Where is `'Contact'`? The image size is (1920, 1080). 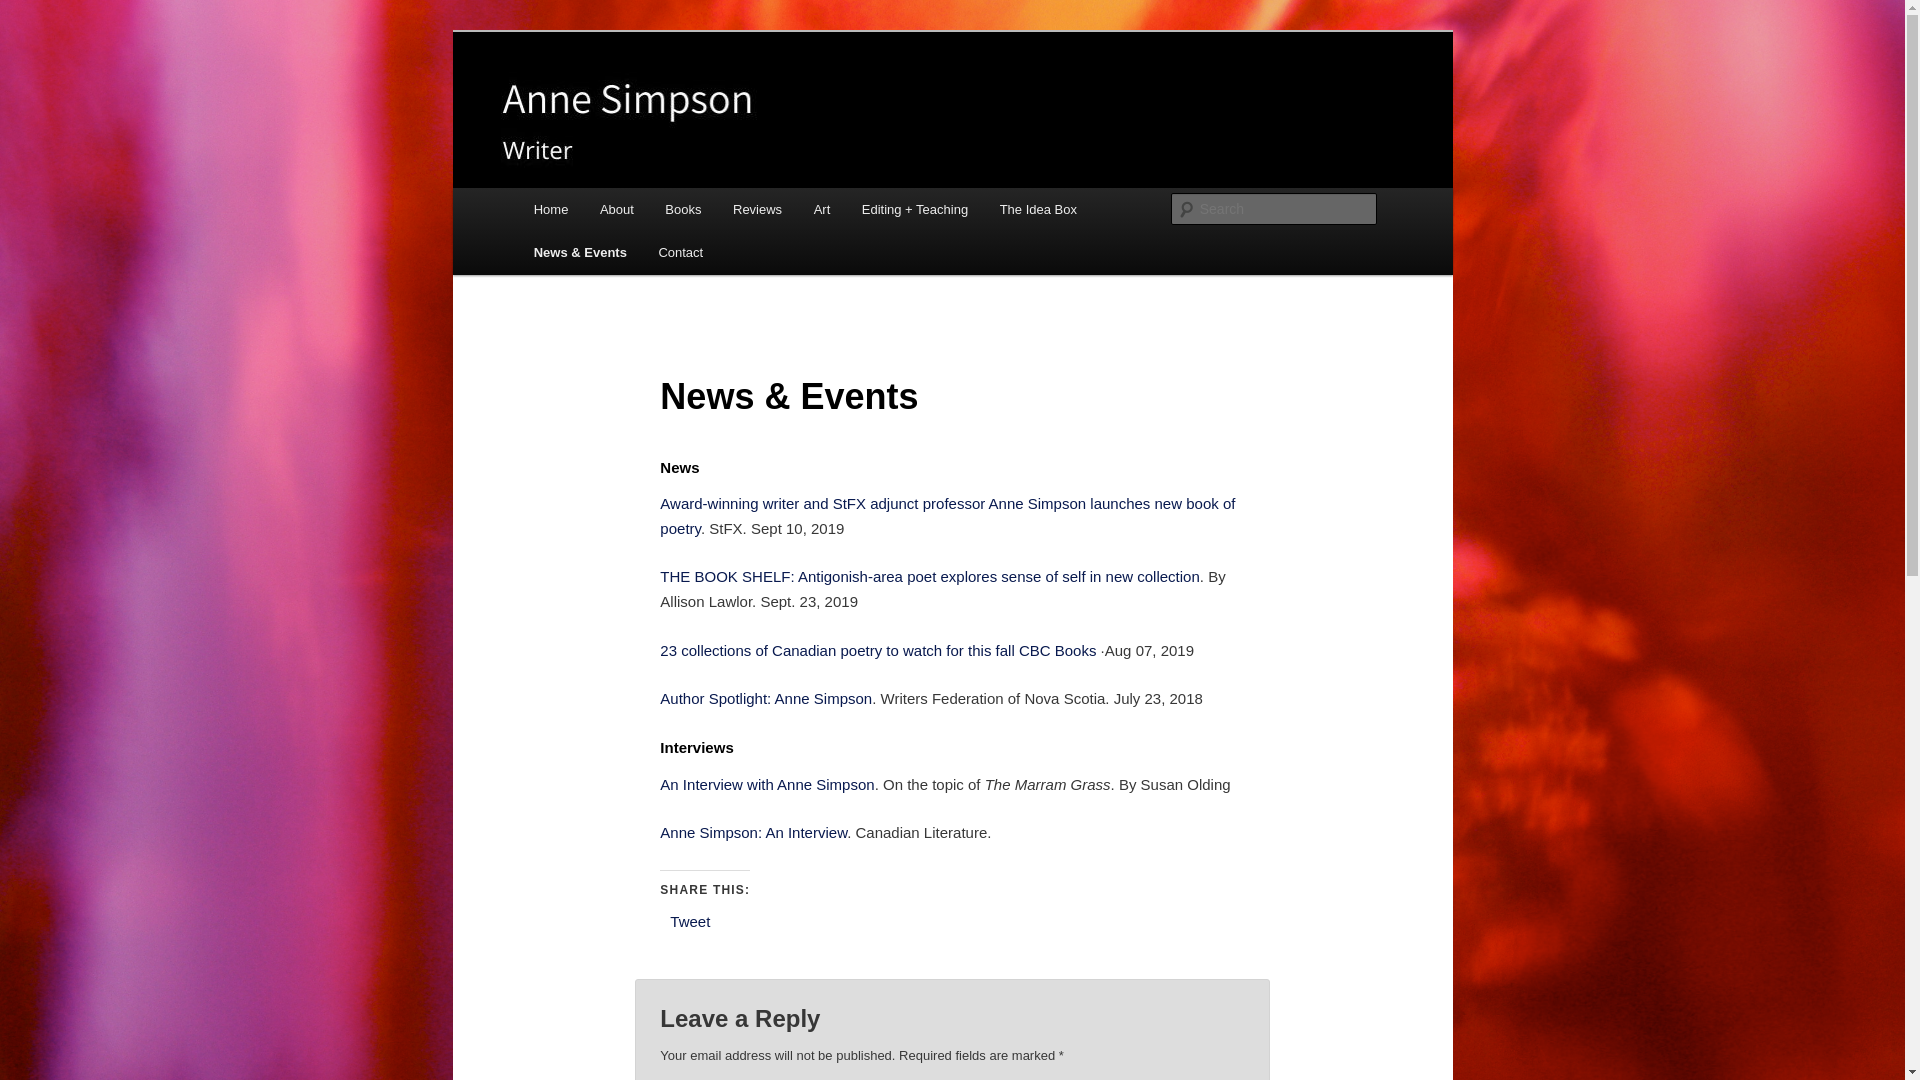
'Contact' is located at coordinates (681, 251).